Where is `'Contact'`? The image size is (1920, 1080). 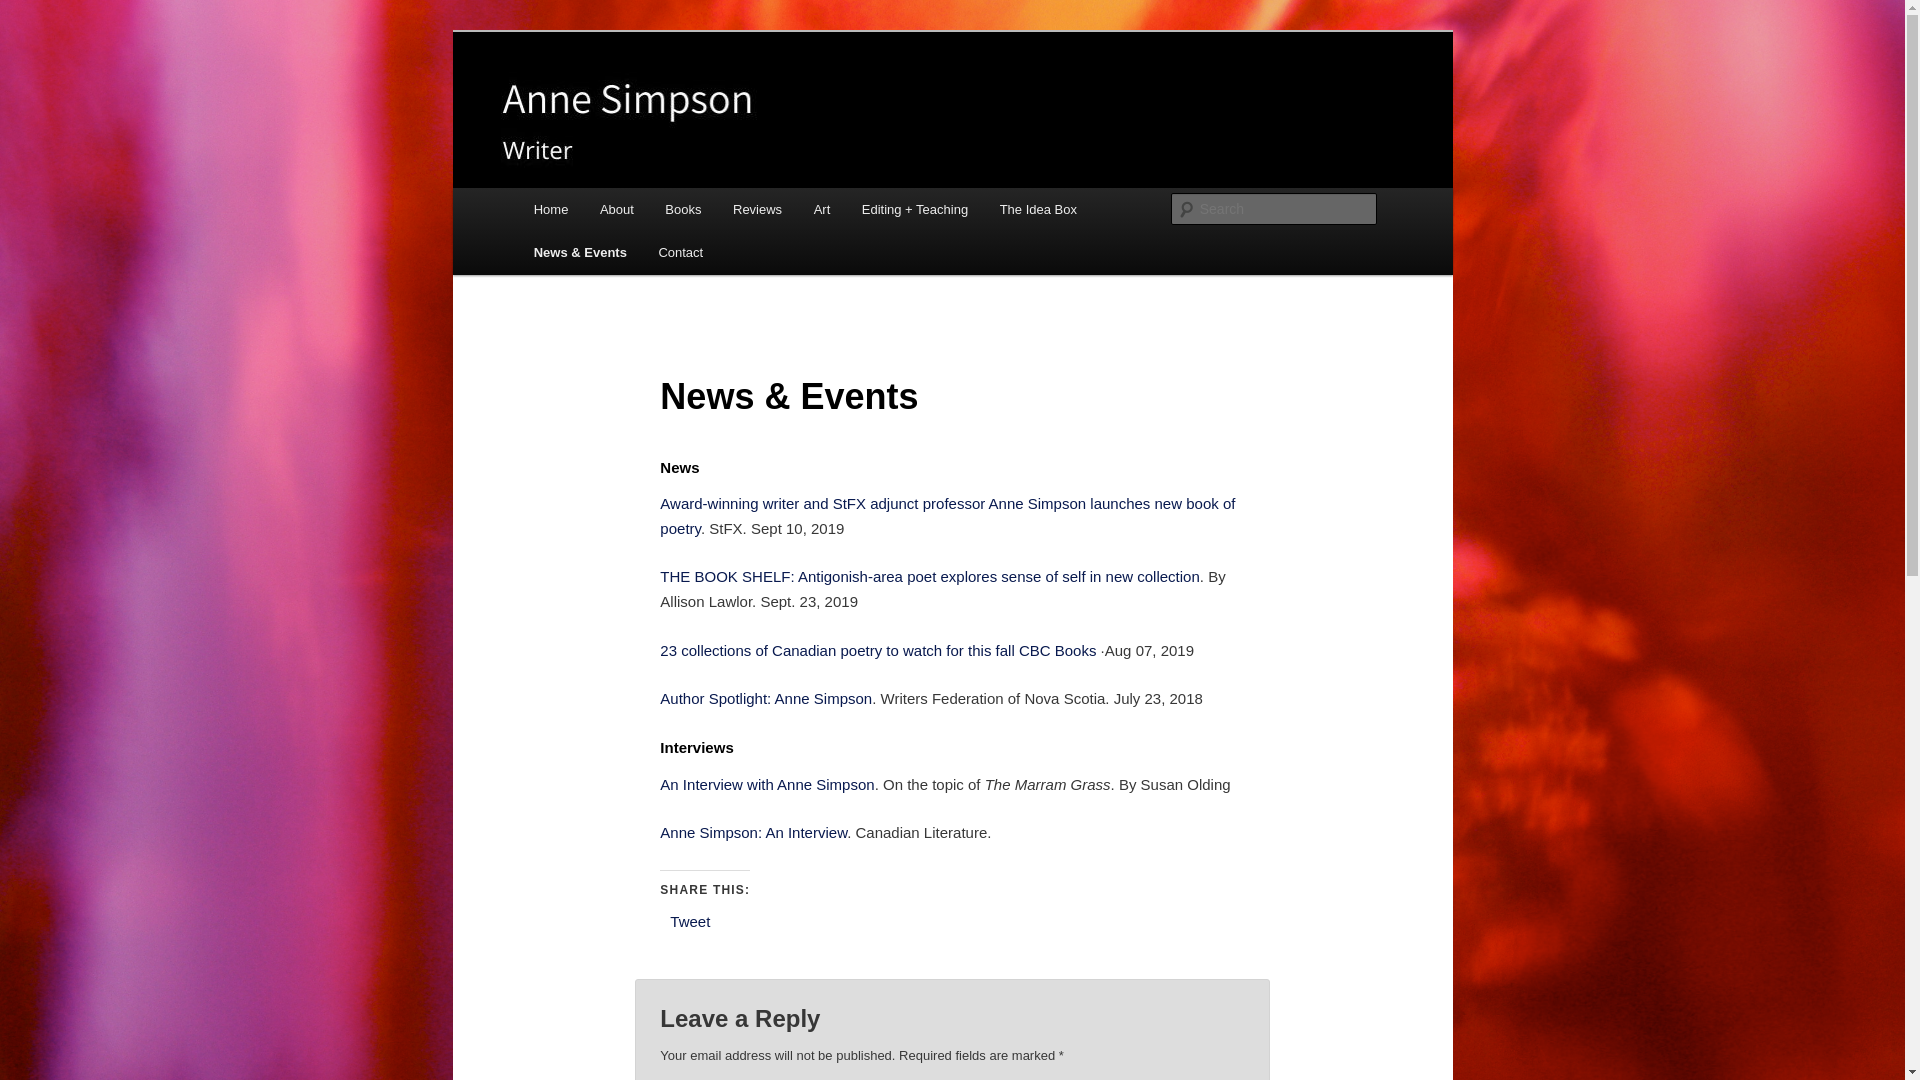
'Contact' is located at coordinates (681, 251).